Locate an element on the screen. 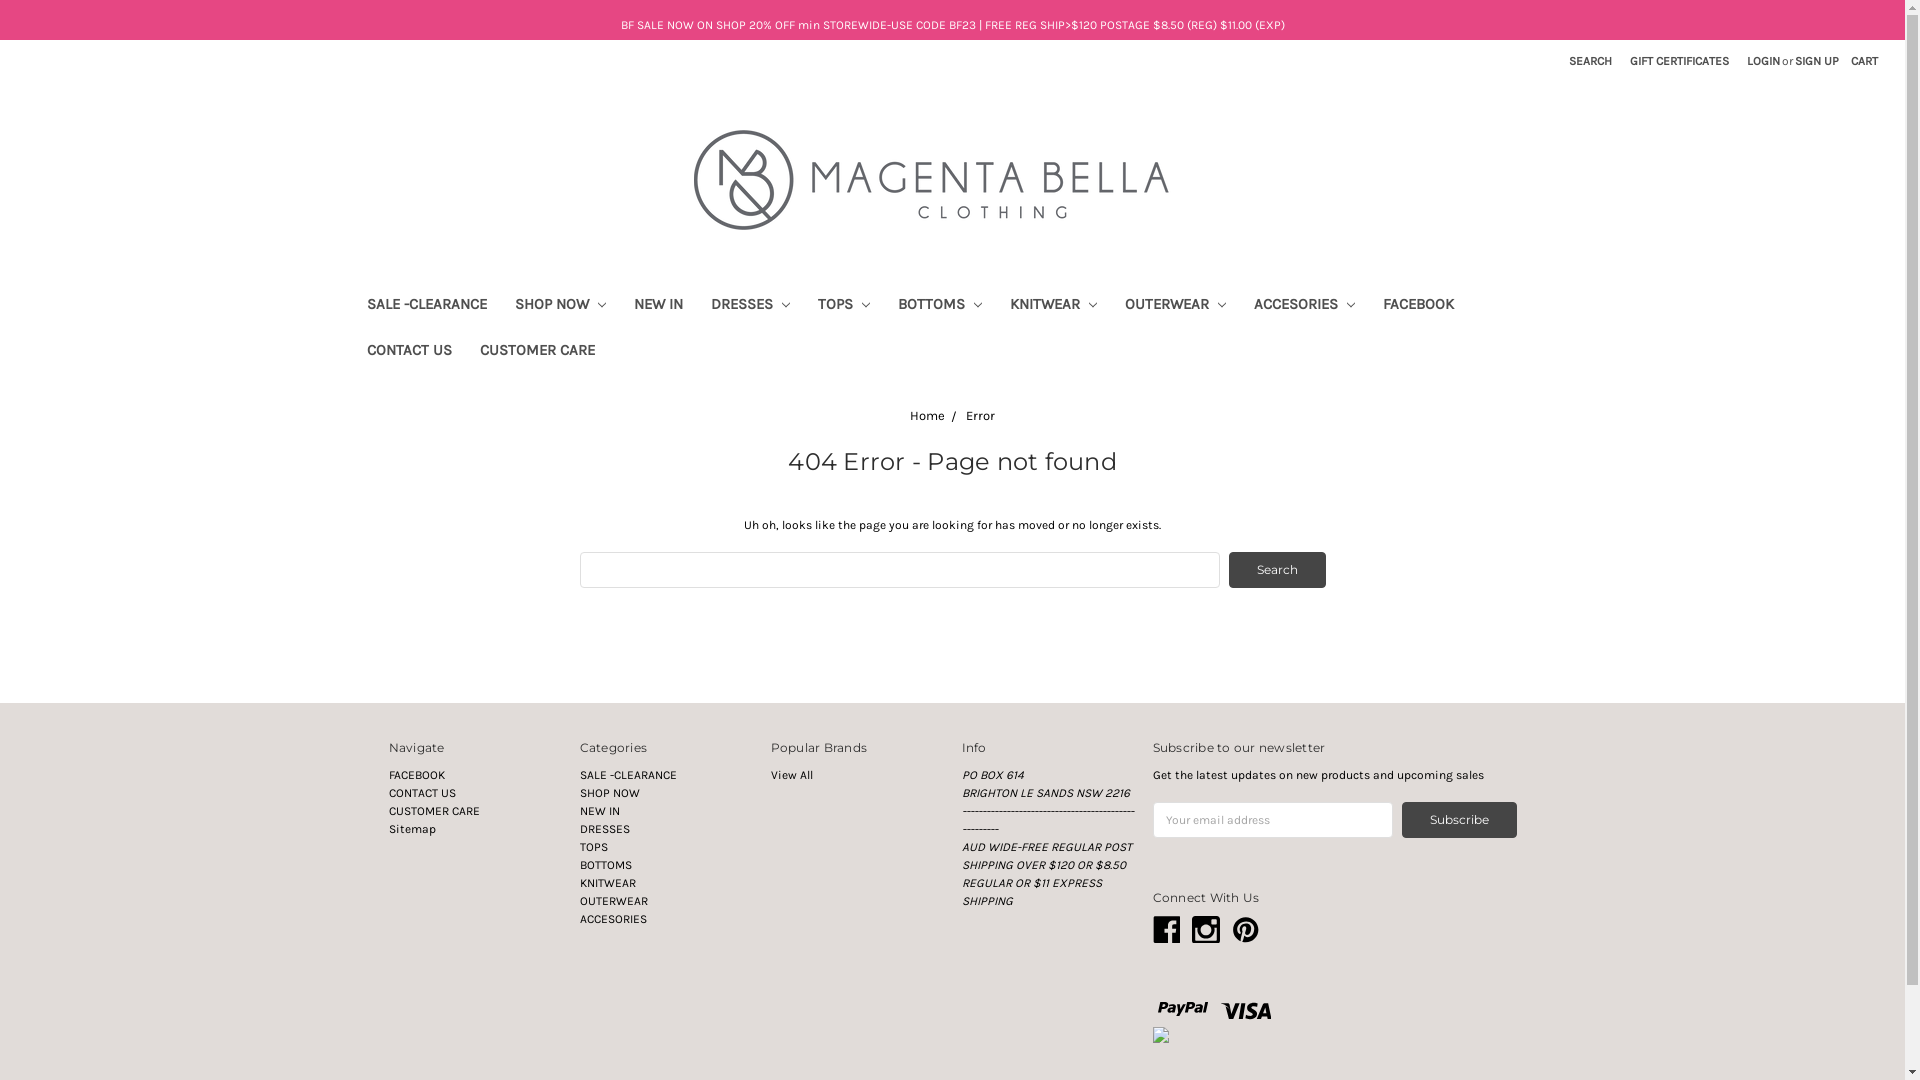 This screenshot has height=1080, width=1920. 'SEARCH' is located at coordinates (1589, 60).